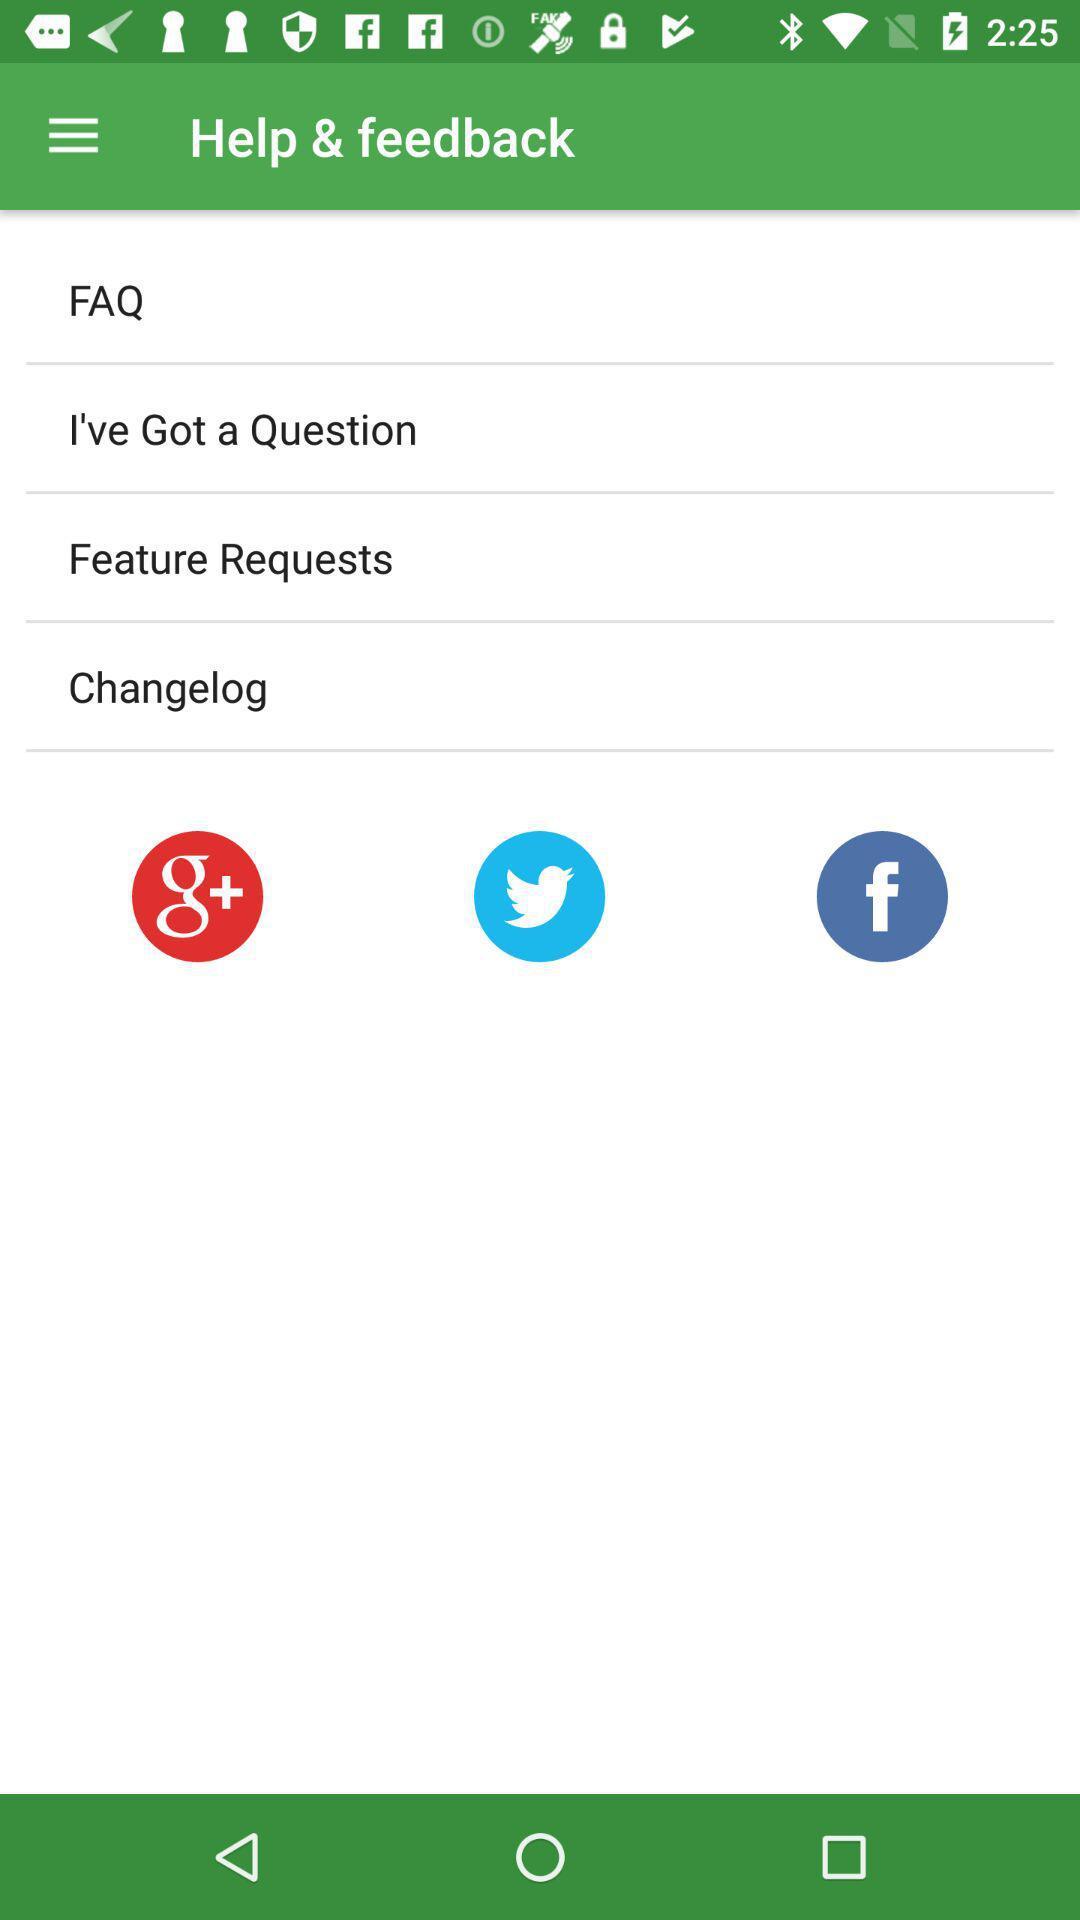 This screenshot has width=1080, height=1920. I want to click on the google plus social media, so click(197, 895).